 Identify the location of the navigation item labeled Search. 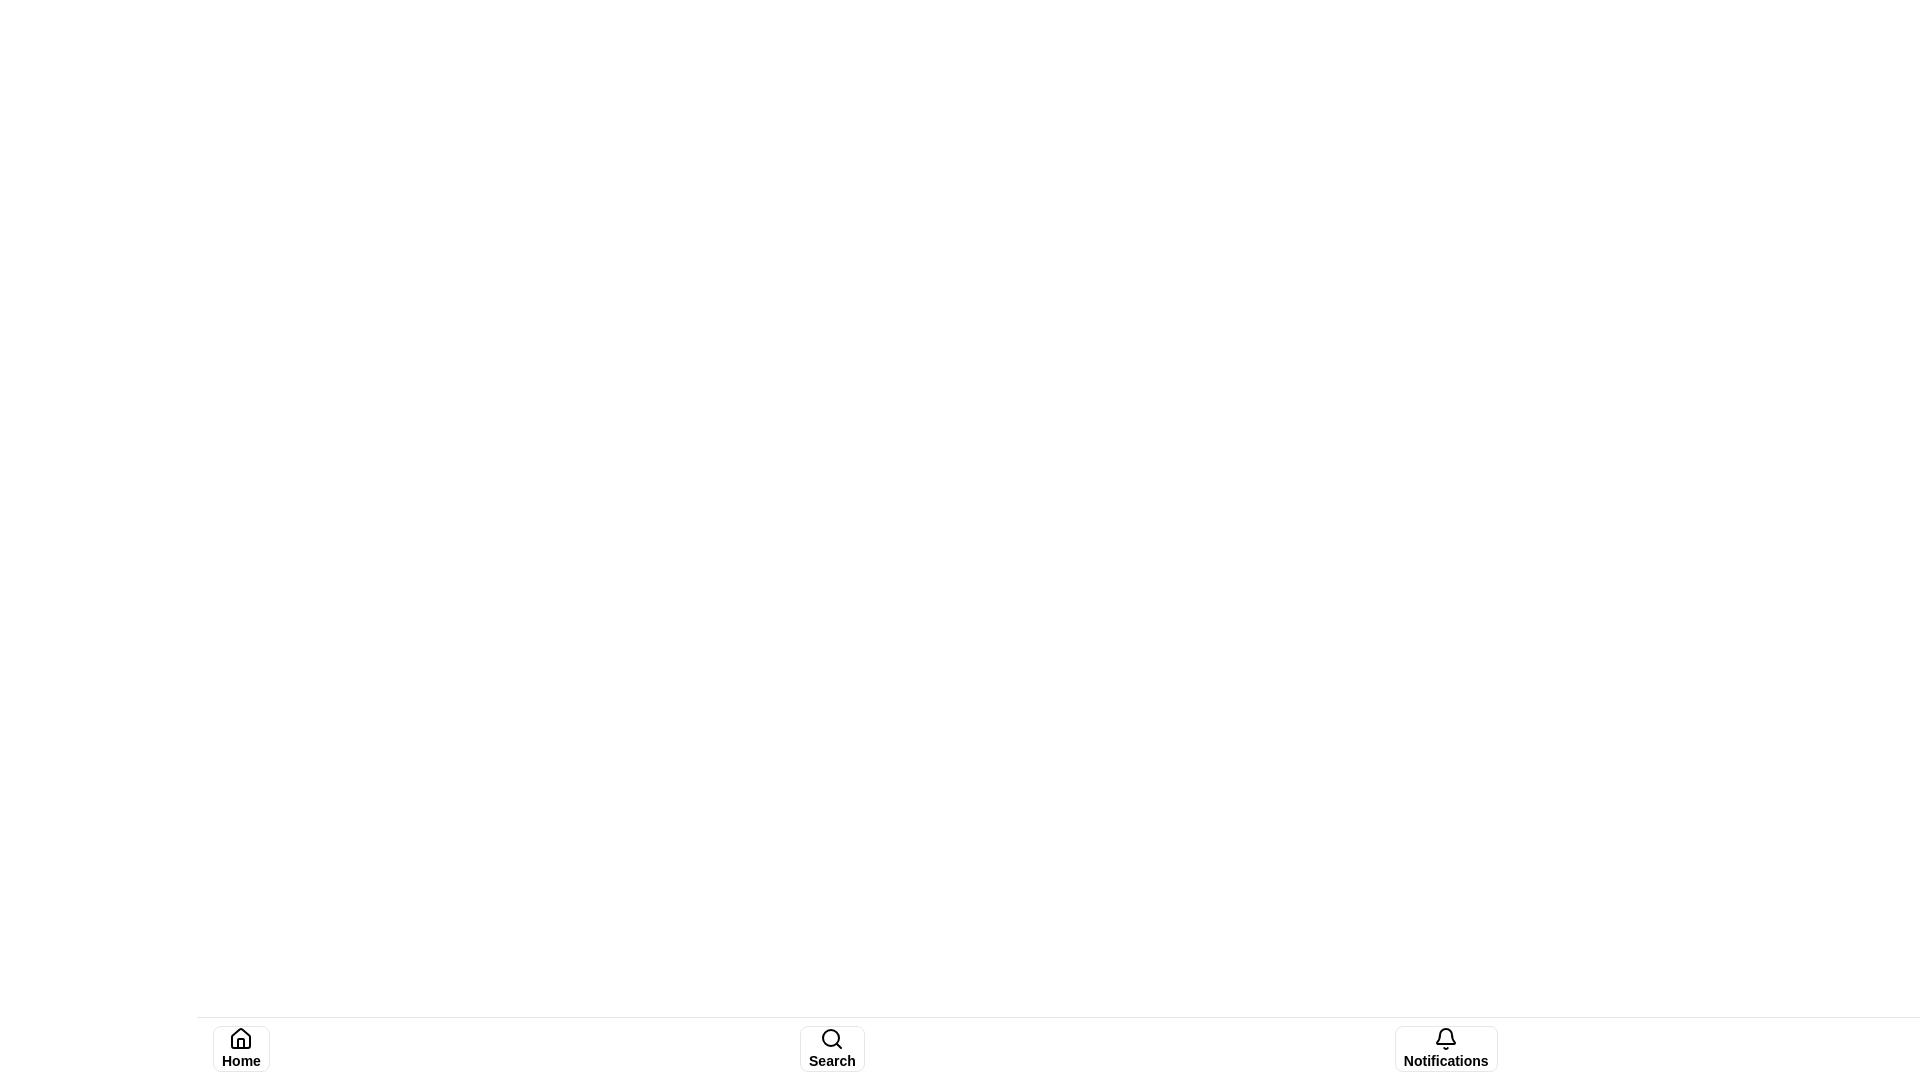
(832, 1048).